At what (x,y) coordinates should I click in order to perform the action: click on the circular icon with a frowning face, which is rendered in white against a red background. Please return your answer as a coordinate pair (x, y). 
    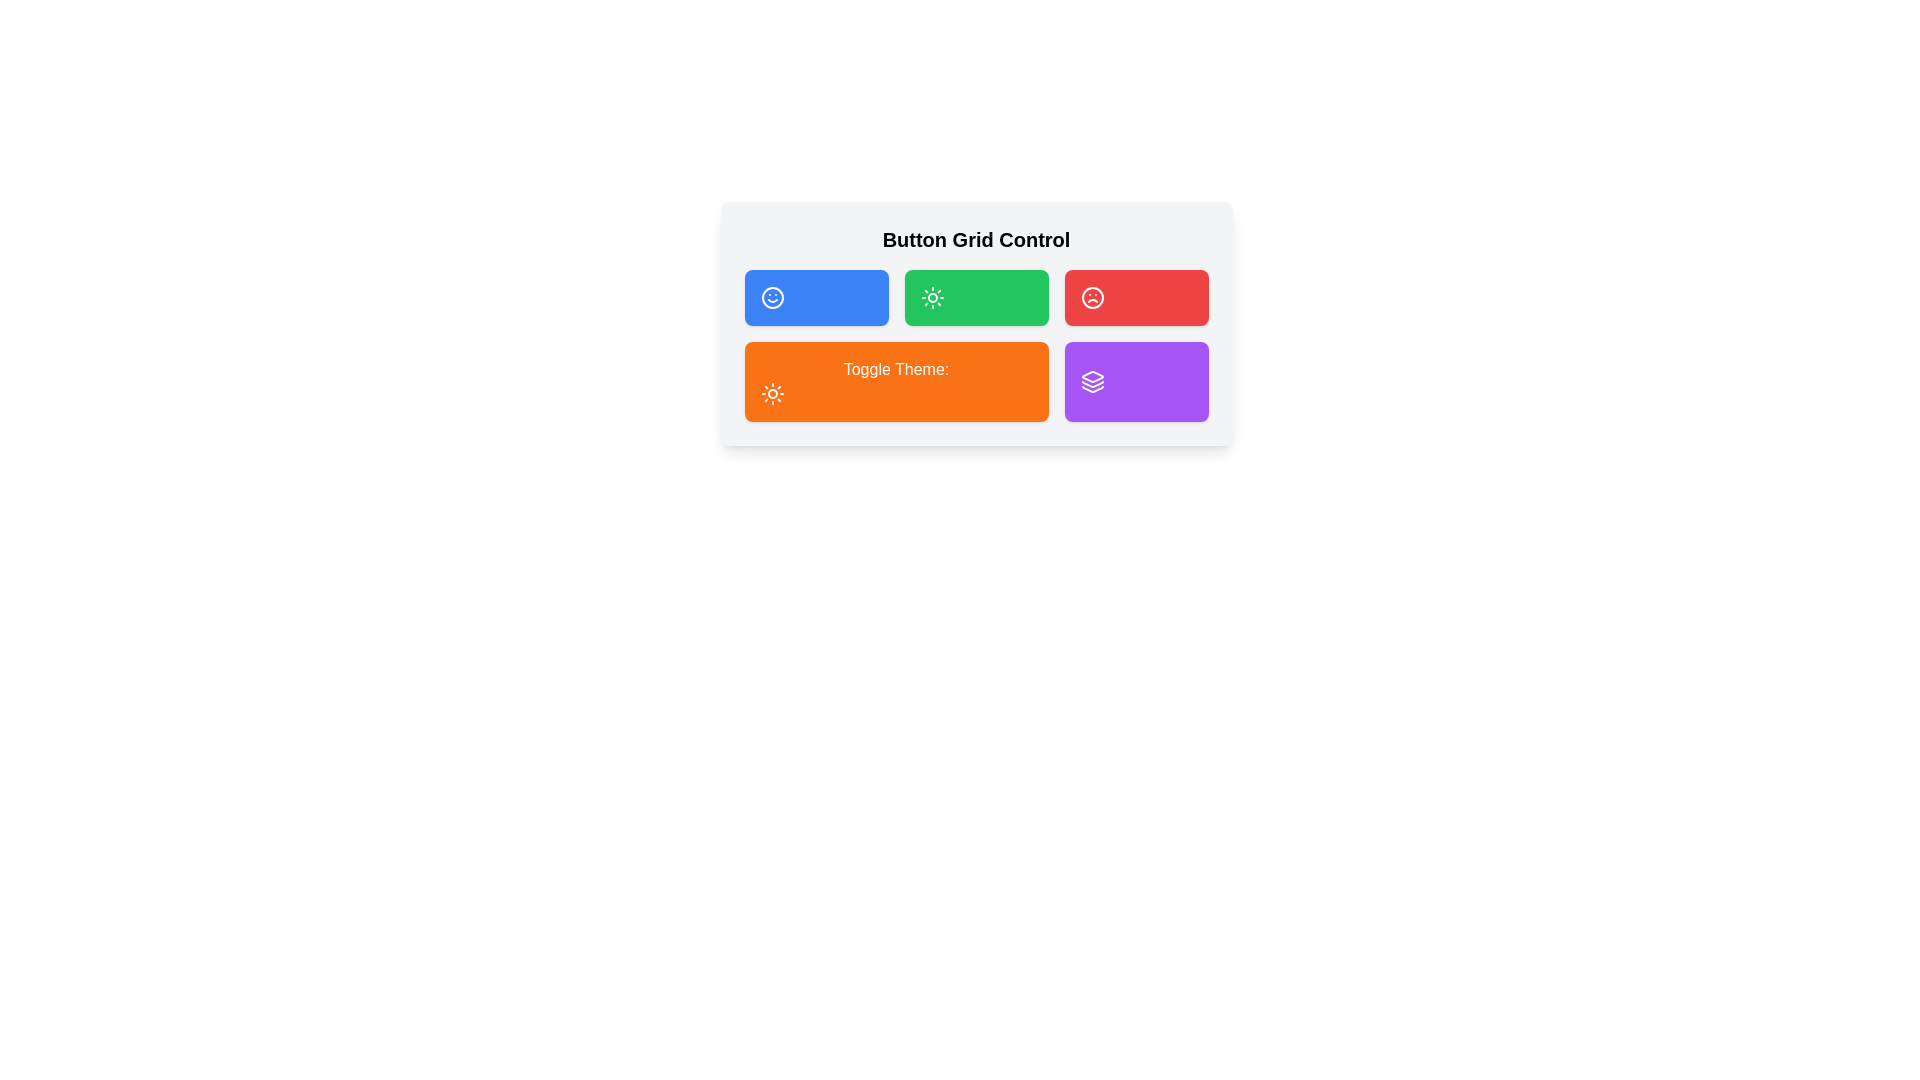
    Looking at the image, I should click on (1091, 297).